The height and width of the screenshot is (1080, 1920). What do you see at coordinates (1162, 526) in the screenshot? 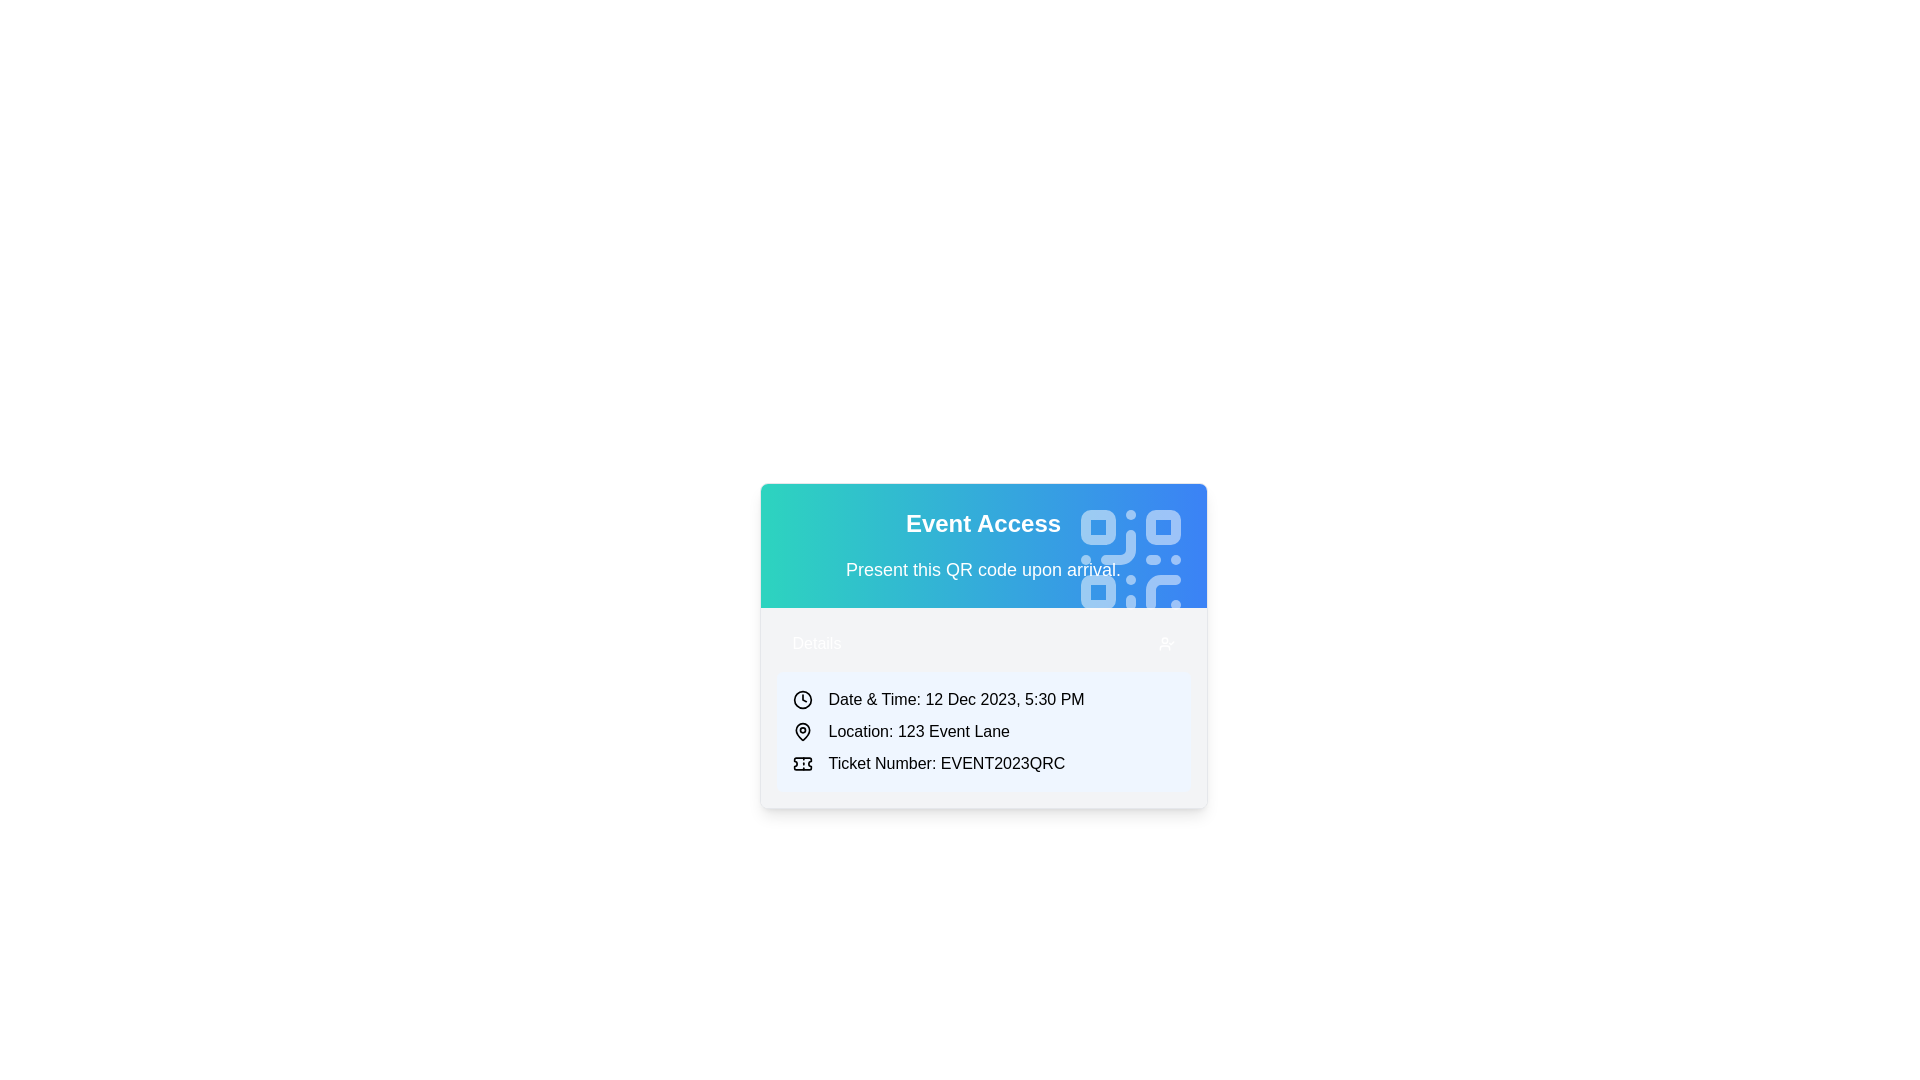
I see `the second small square in the top row of the decorative QR code graphic located in the top-right corner of the 'Event Access' card` at bounding box center [1162, 526].